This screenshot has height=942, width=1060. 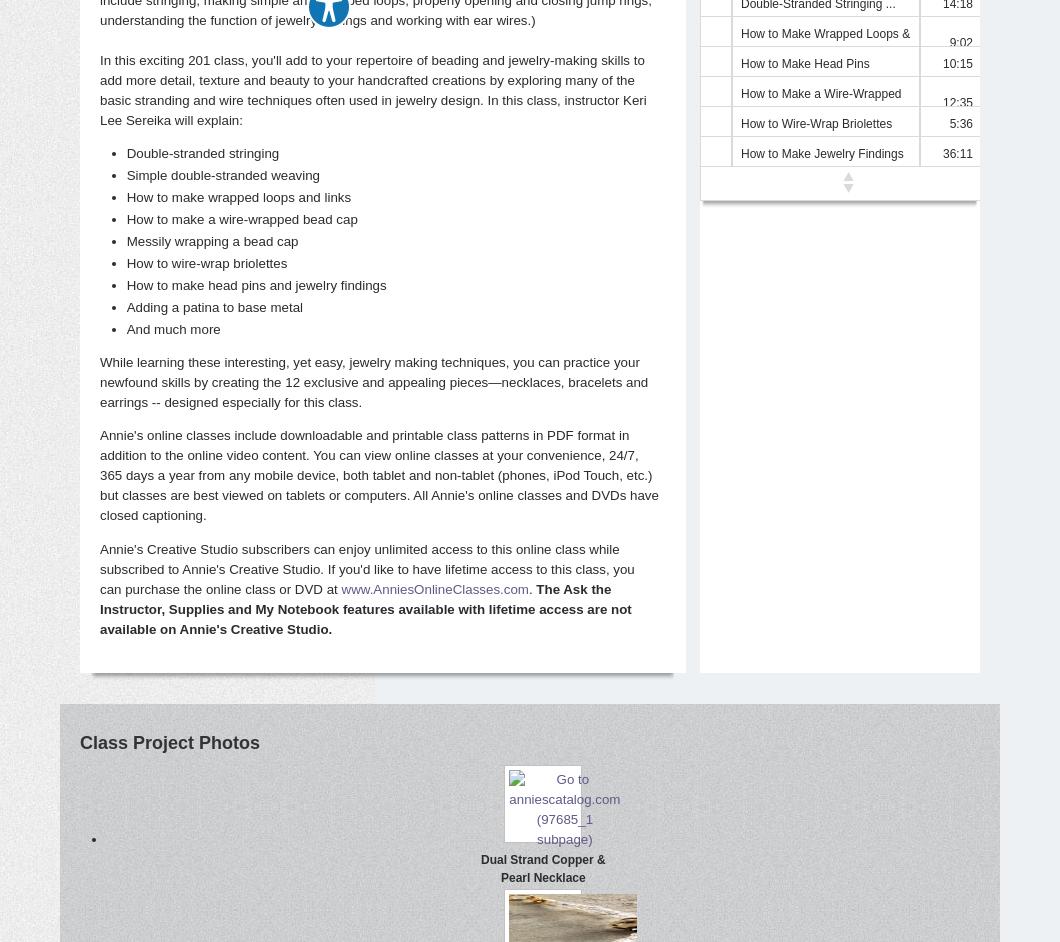 What do you see at coordinates (532, 588) in the screenshot?
I see `'.'` at bounding box center [532, 588].